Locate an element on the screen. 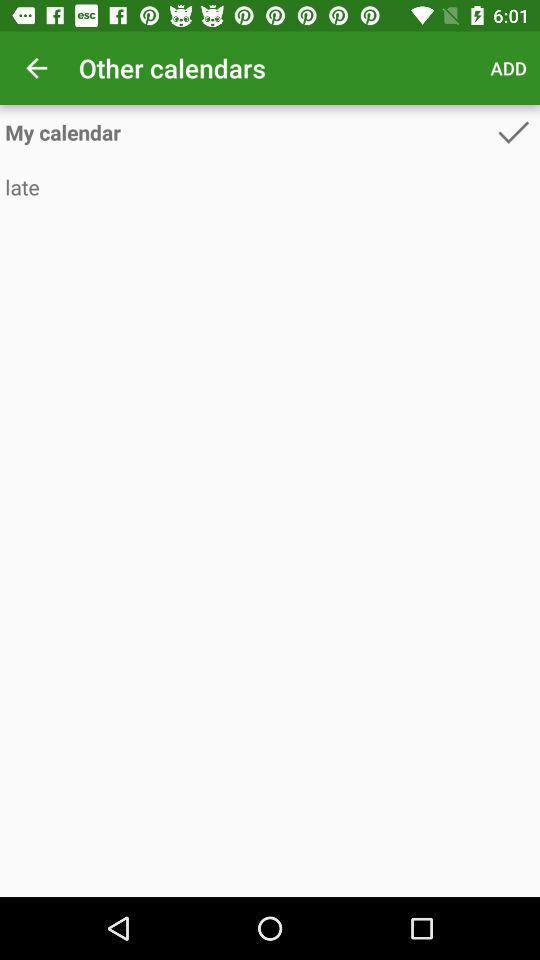  item above late icon is located at coordinates (248, 131).